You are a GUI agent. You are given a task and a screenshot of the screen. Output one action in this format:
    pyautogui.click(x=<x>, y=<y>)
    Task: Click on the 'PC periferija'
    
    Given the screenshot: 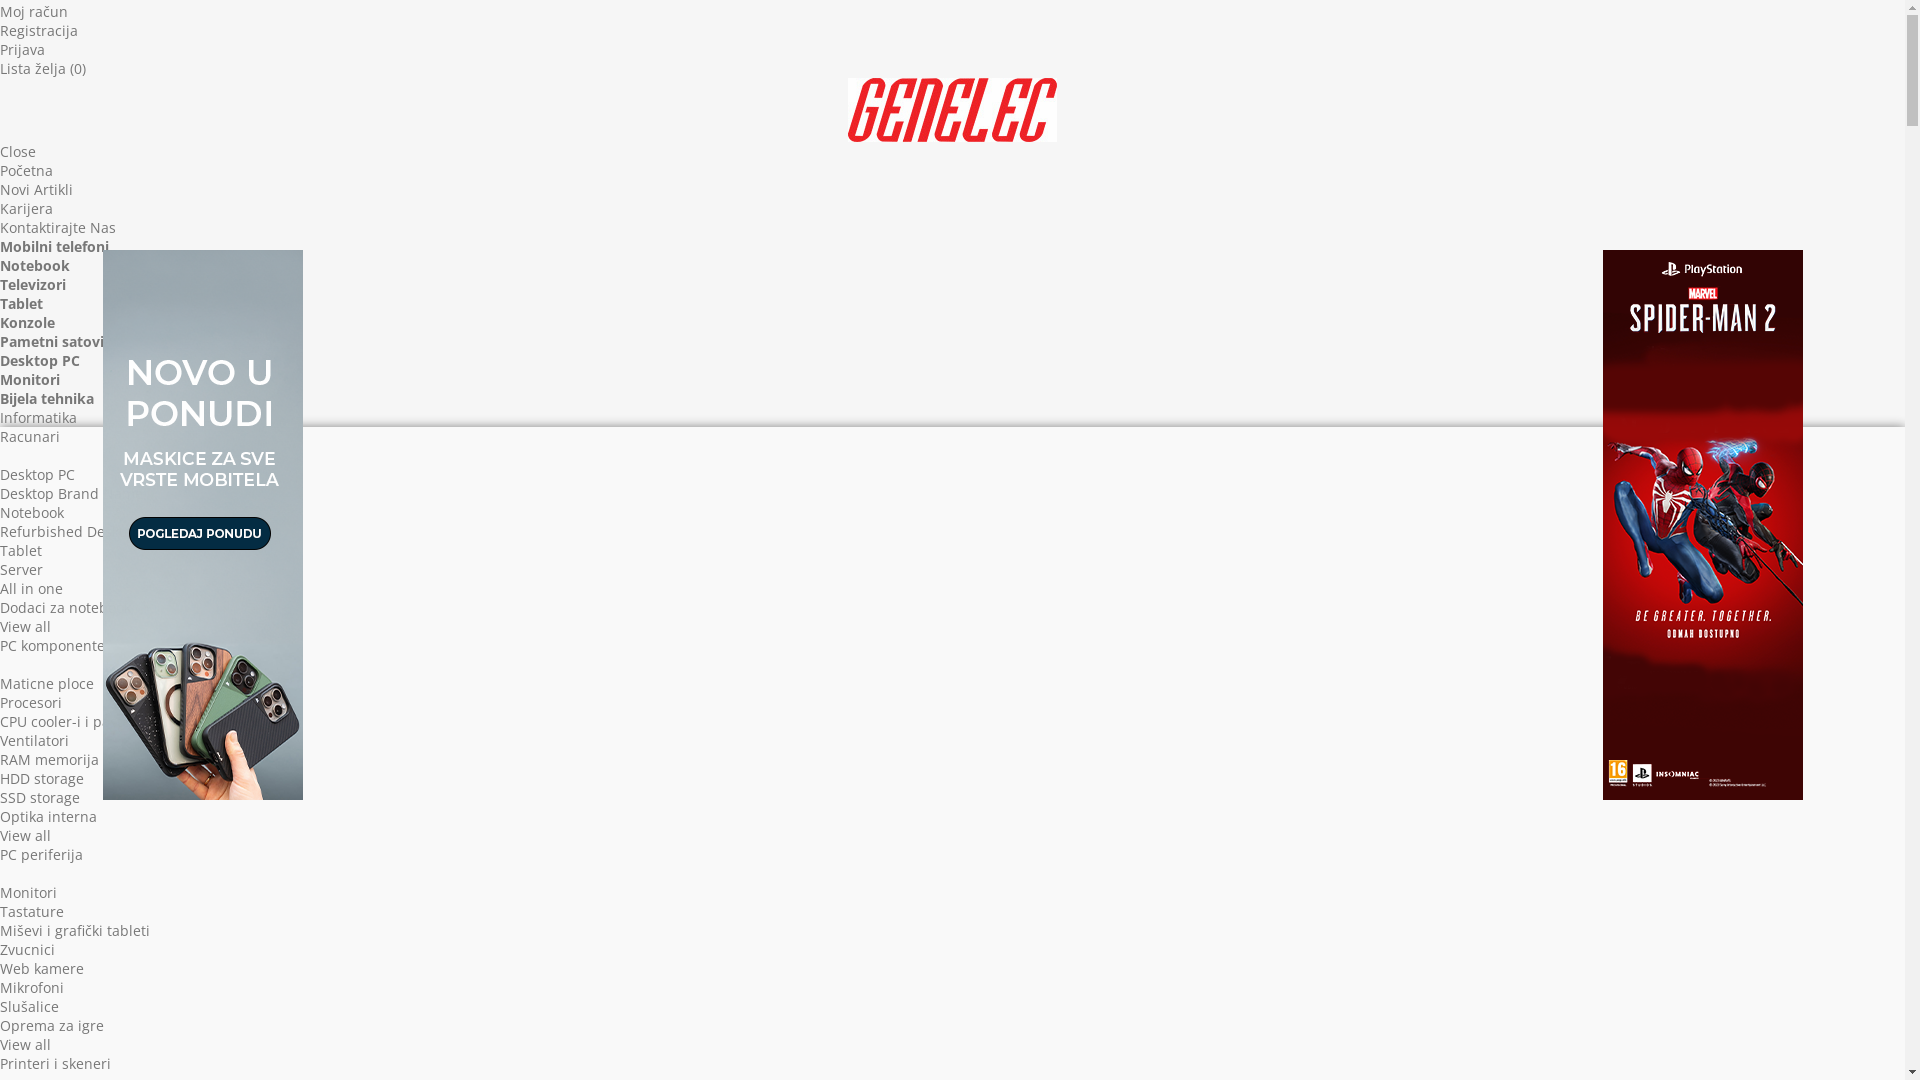 What is the action you would take?
    pyautogui.click(x=41, y=854)
    